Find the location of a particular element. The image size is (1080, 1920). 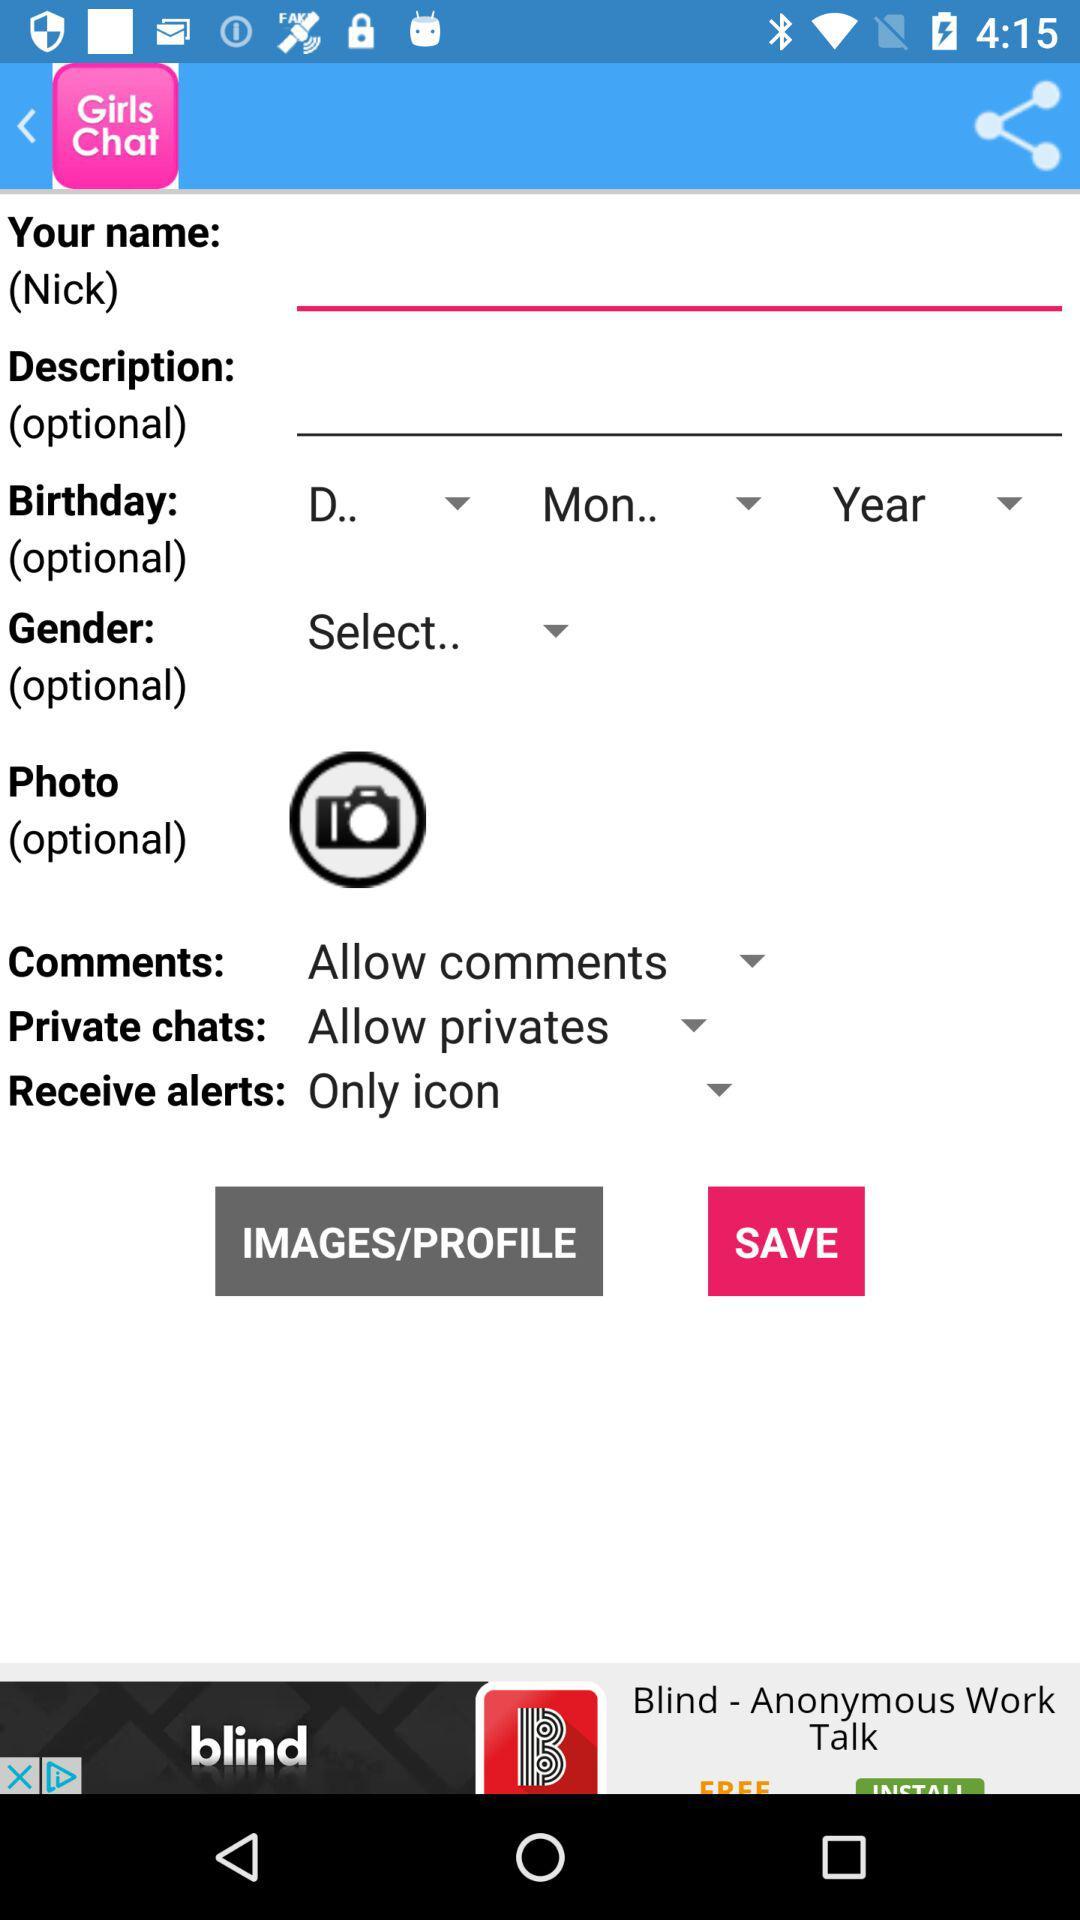

main menu is located at coordinates (115, 124).